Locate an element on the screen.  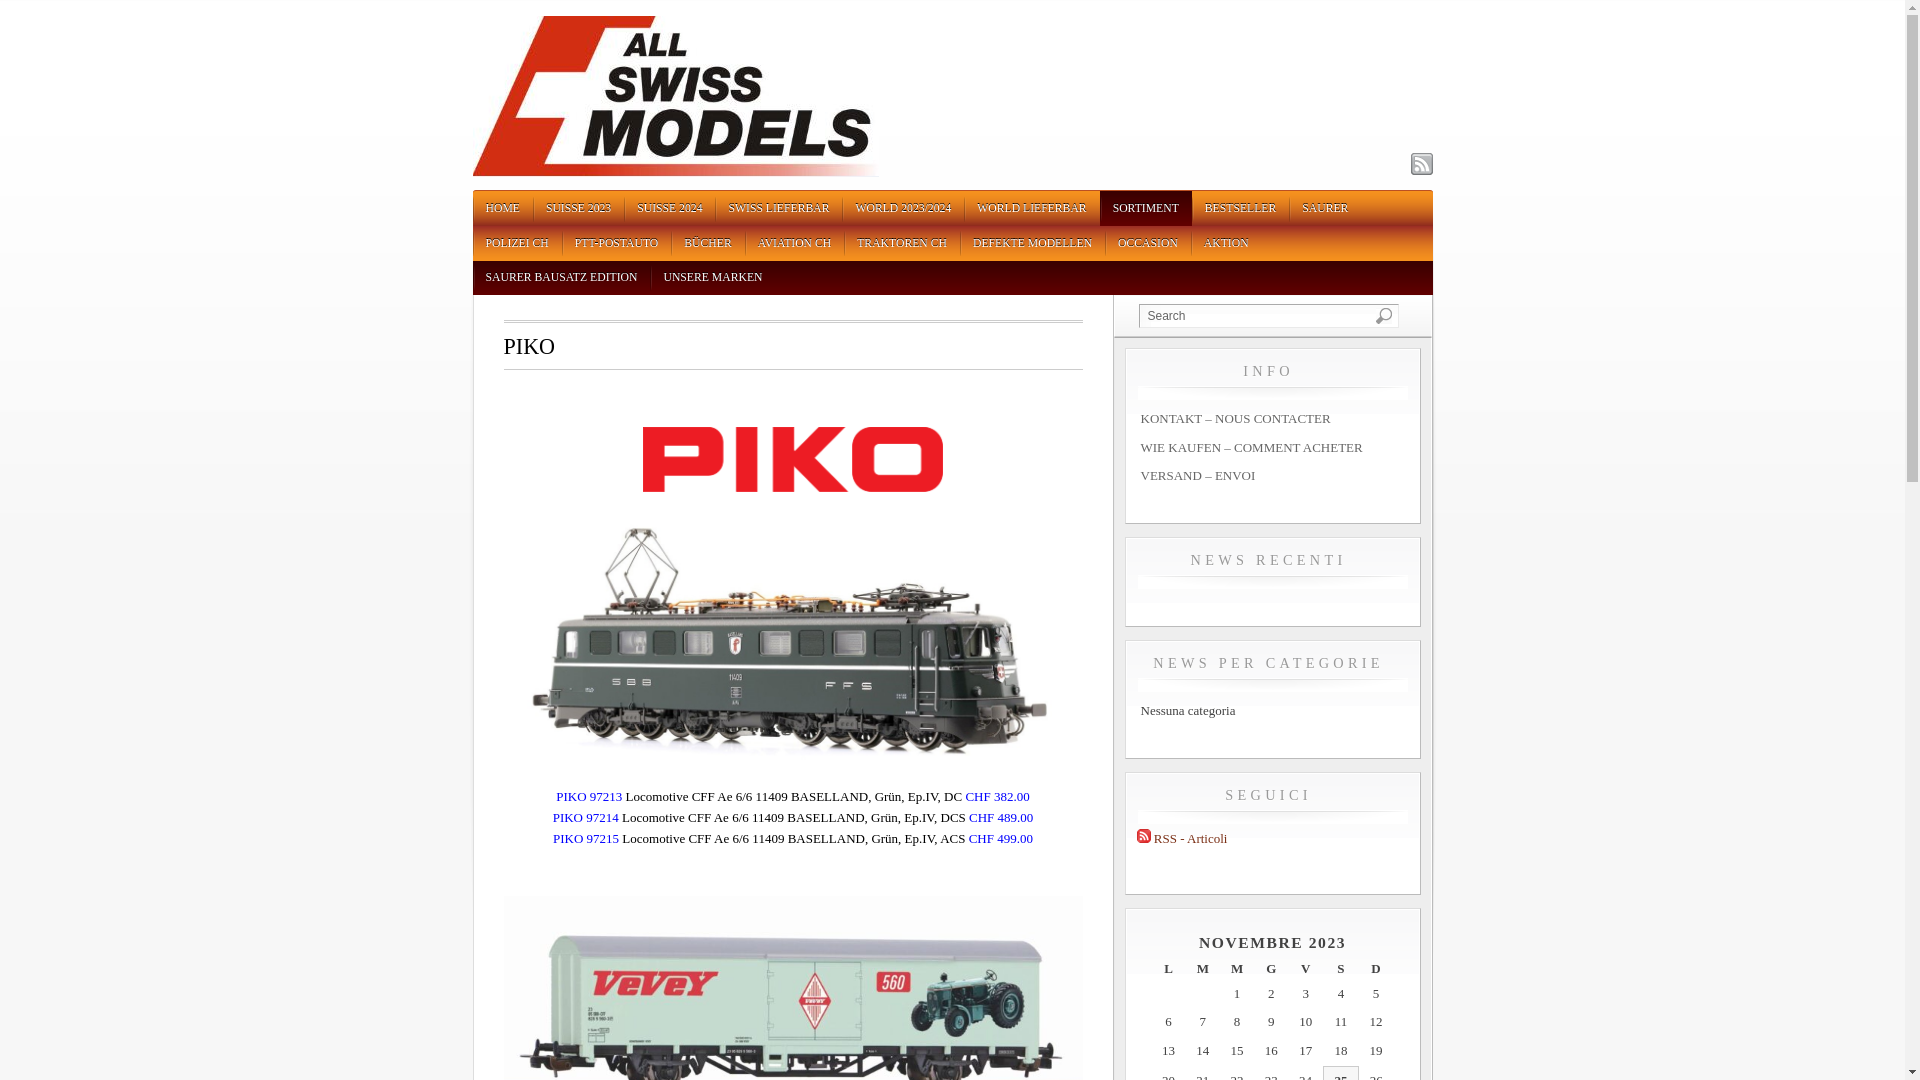
'SWISS LIEFERBAR' is located at coordinates (777, 208).